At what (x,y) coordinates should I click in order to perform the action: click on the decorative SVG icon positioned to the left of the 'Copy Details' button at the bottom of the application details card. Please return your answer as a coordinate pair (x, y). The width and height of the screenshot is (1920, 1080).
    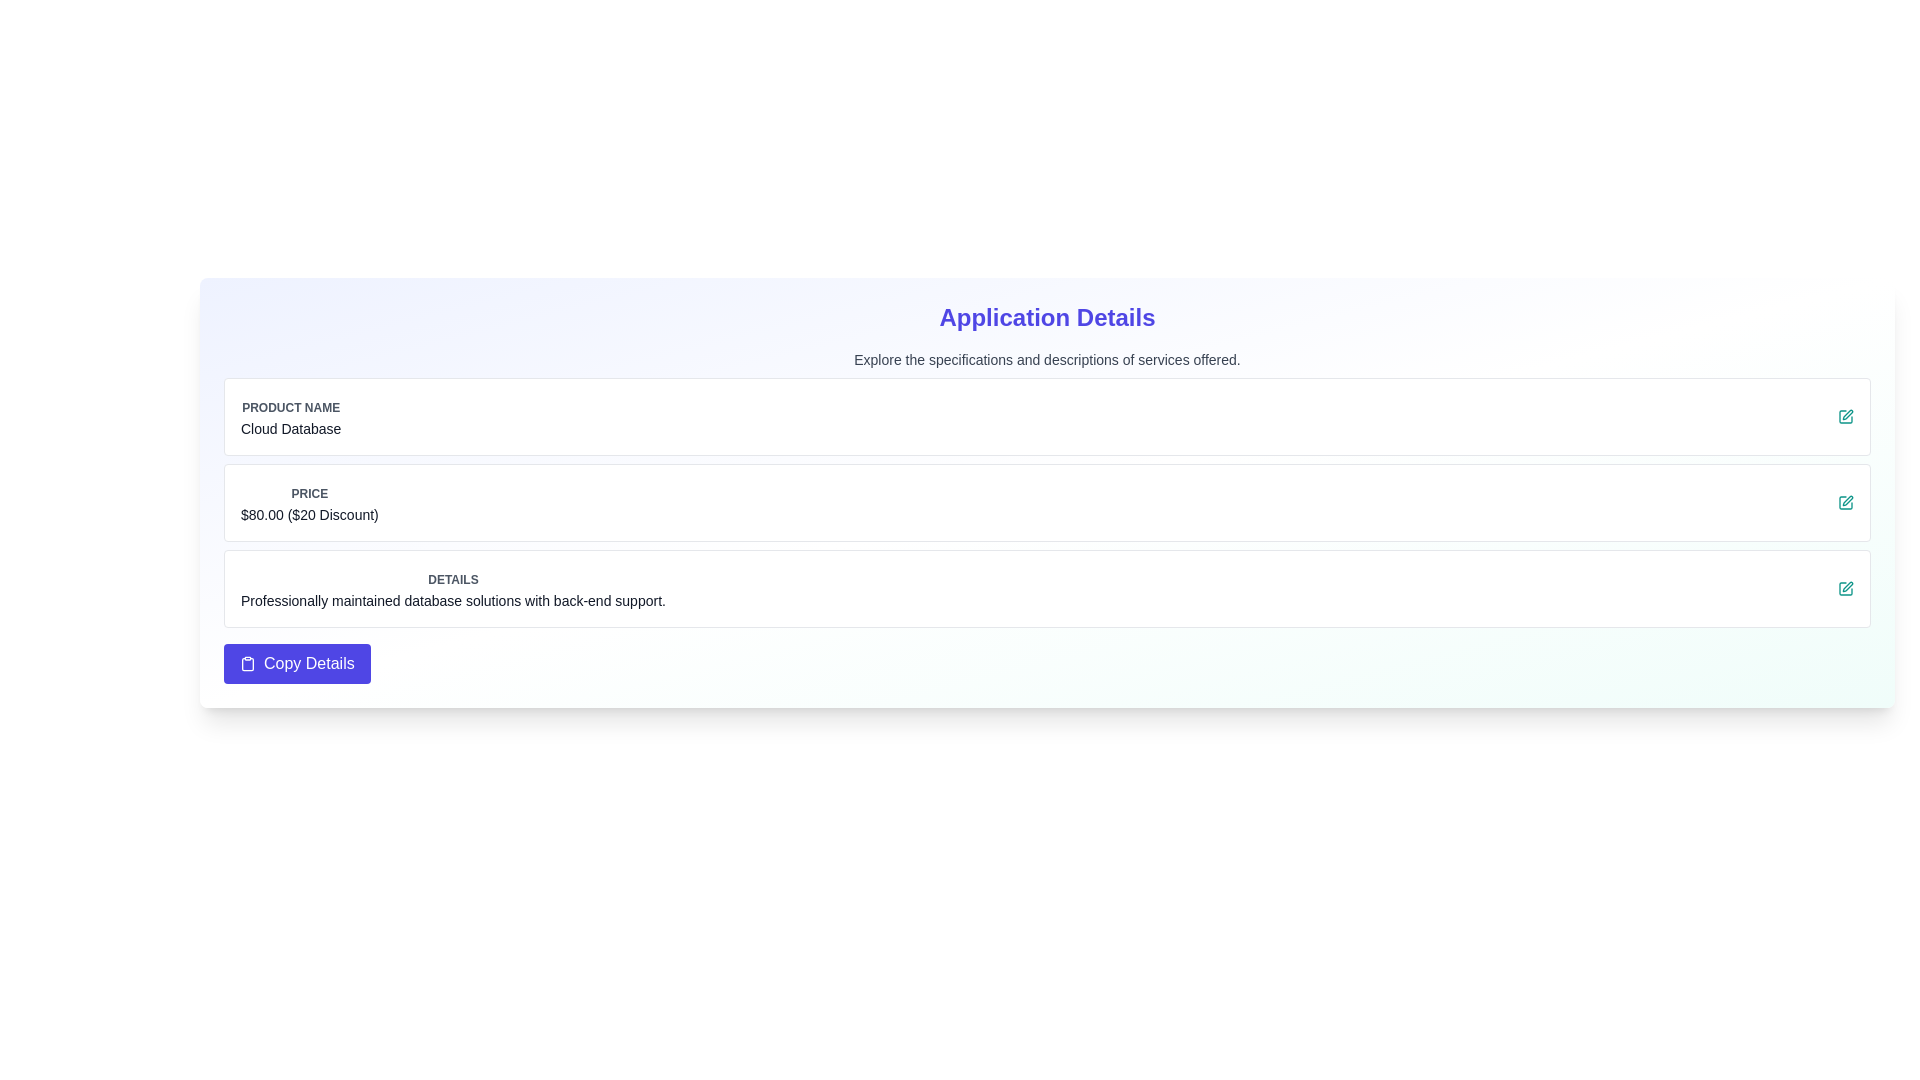
    Looking at the image, I should click on (247, 663).